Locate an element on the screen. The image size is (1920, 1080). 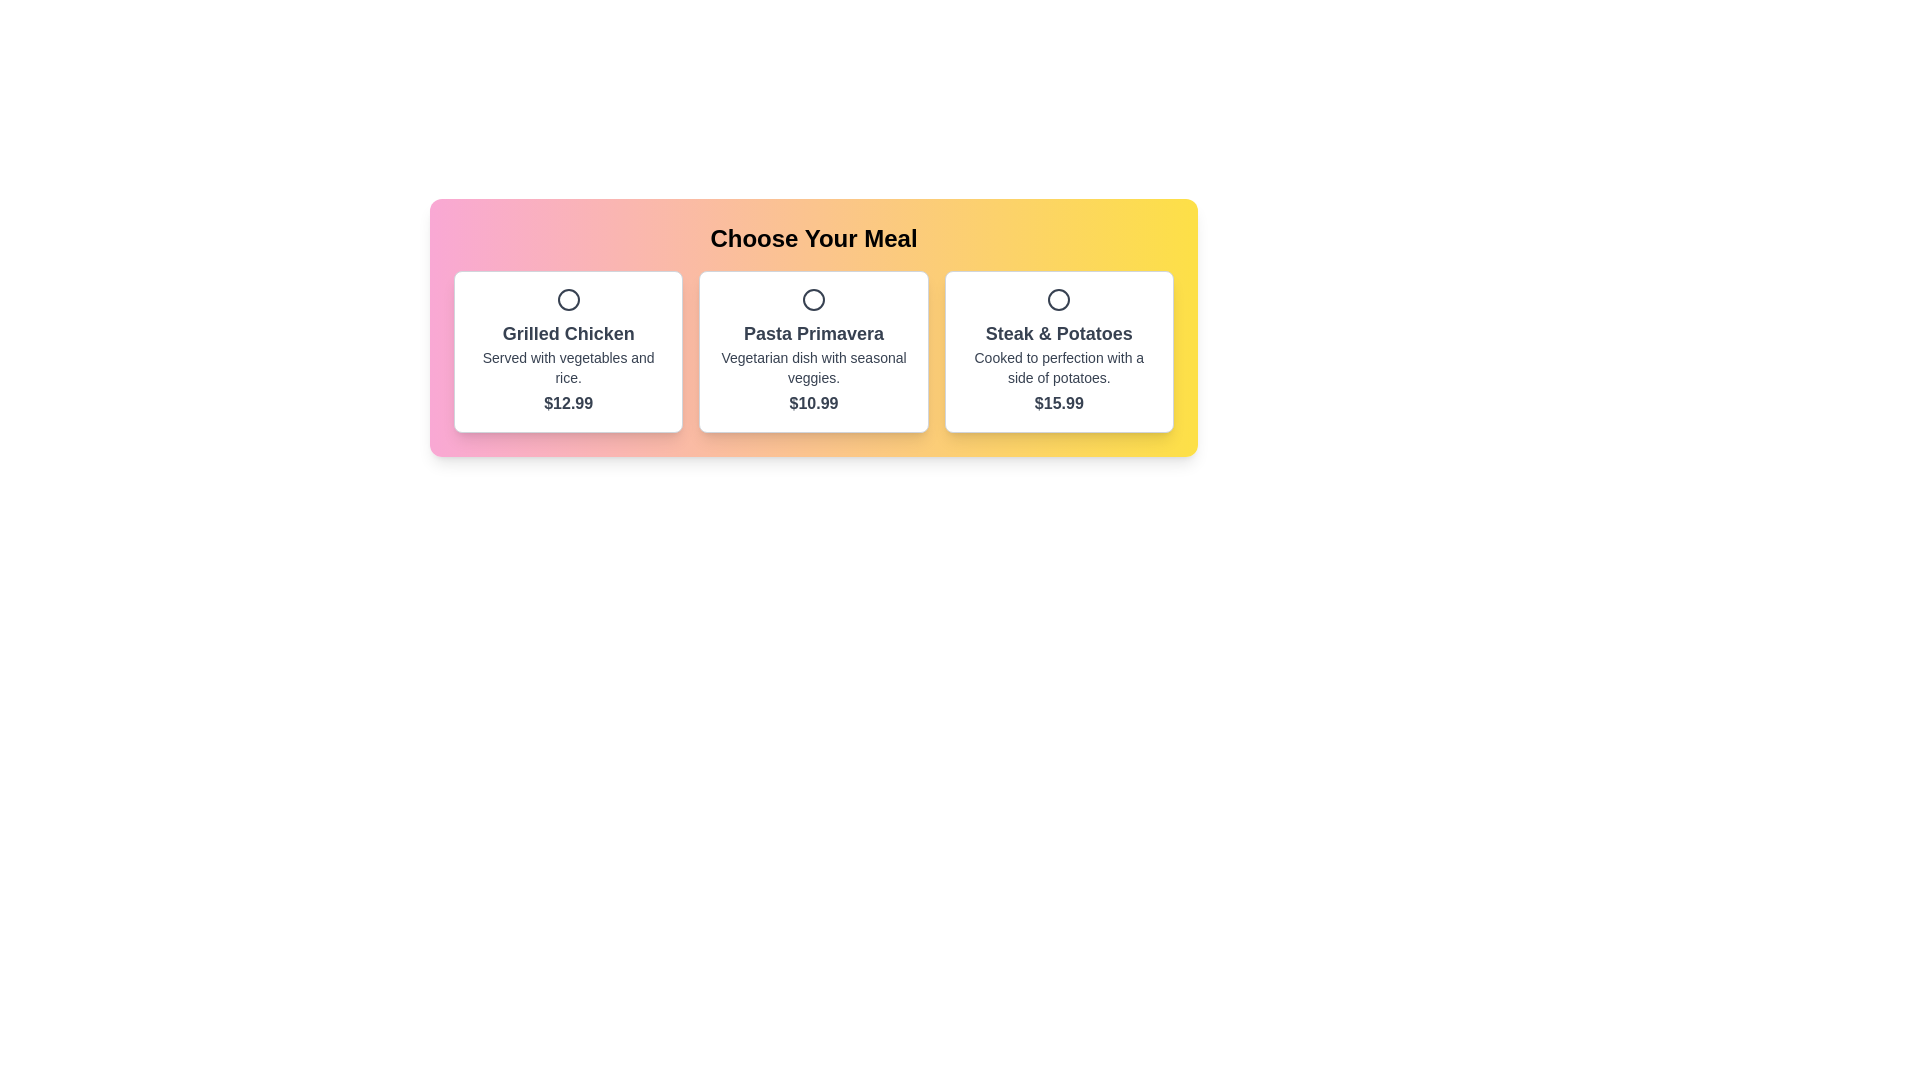
the radio button for the 'Pasta Primavera' meal option, located centrally within the selection card, positioned between 'Grilled Chicken' and 'Steak & Potatoes' is located at coordinates (813, 300).